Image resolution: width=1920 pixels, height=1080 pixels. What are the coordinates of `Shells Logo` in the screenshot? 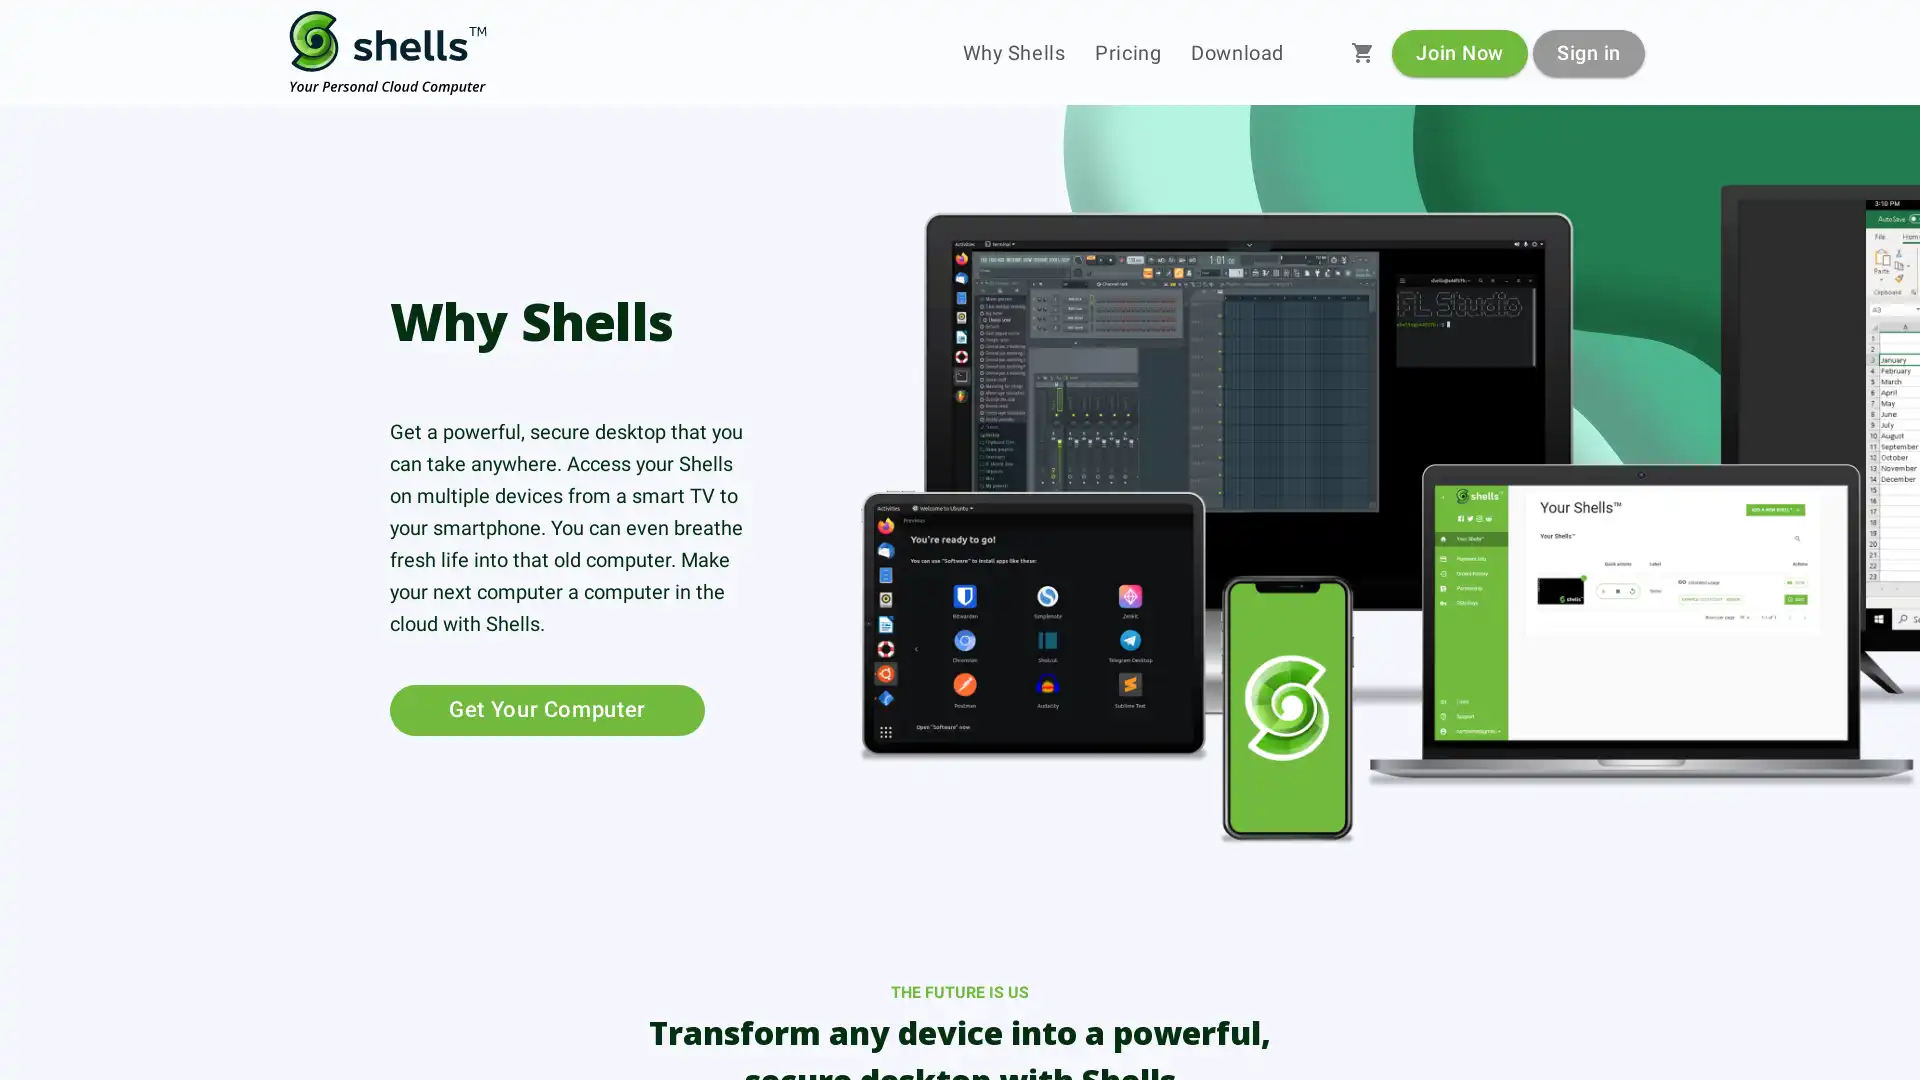 It's located at (388, 52).